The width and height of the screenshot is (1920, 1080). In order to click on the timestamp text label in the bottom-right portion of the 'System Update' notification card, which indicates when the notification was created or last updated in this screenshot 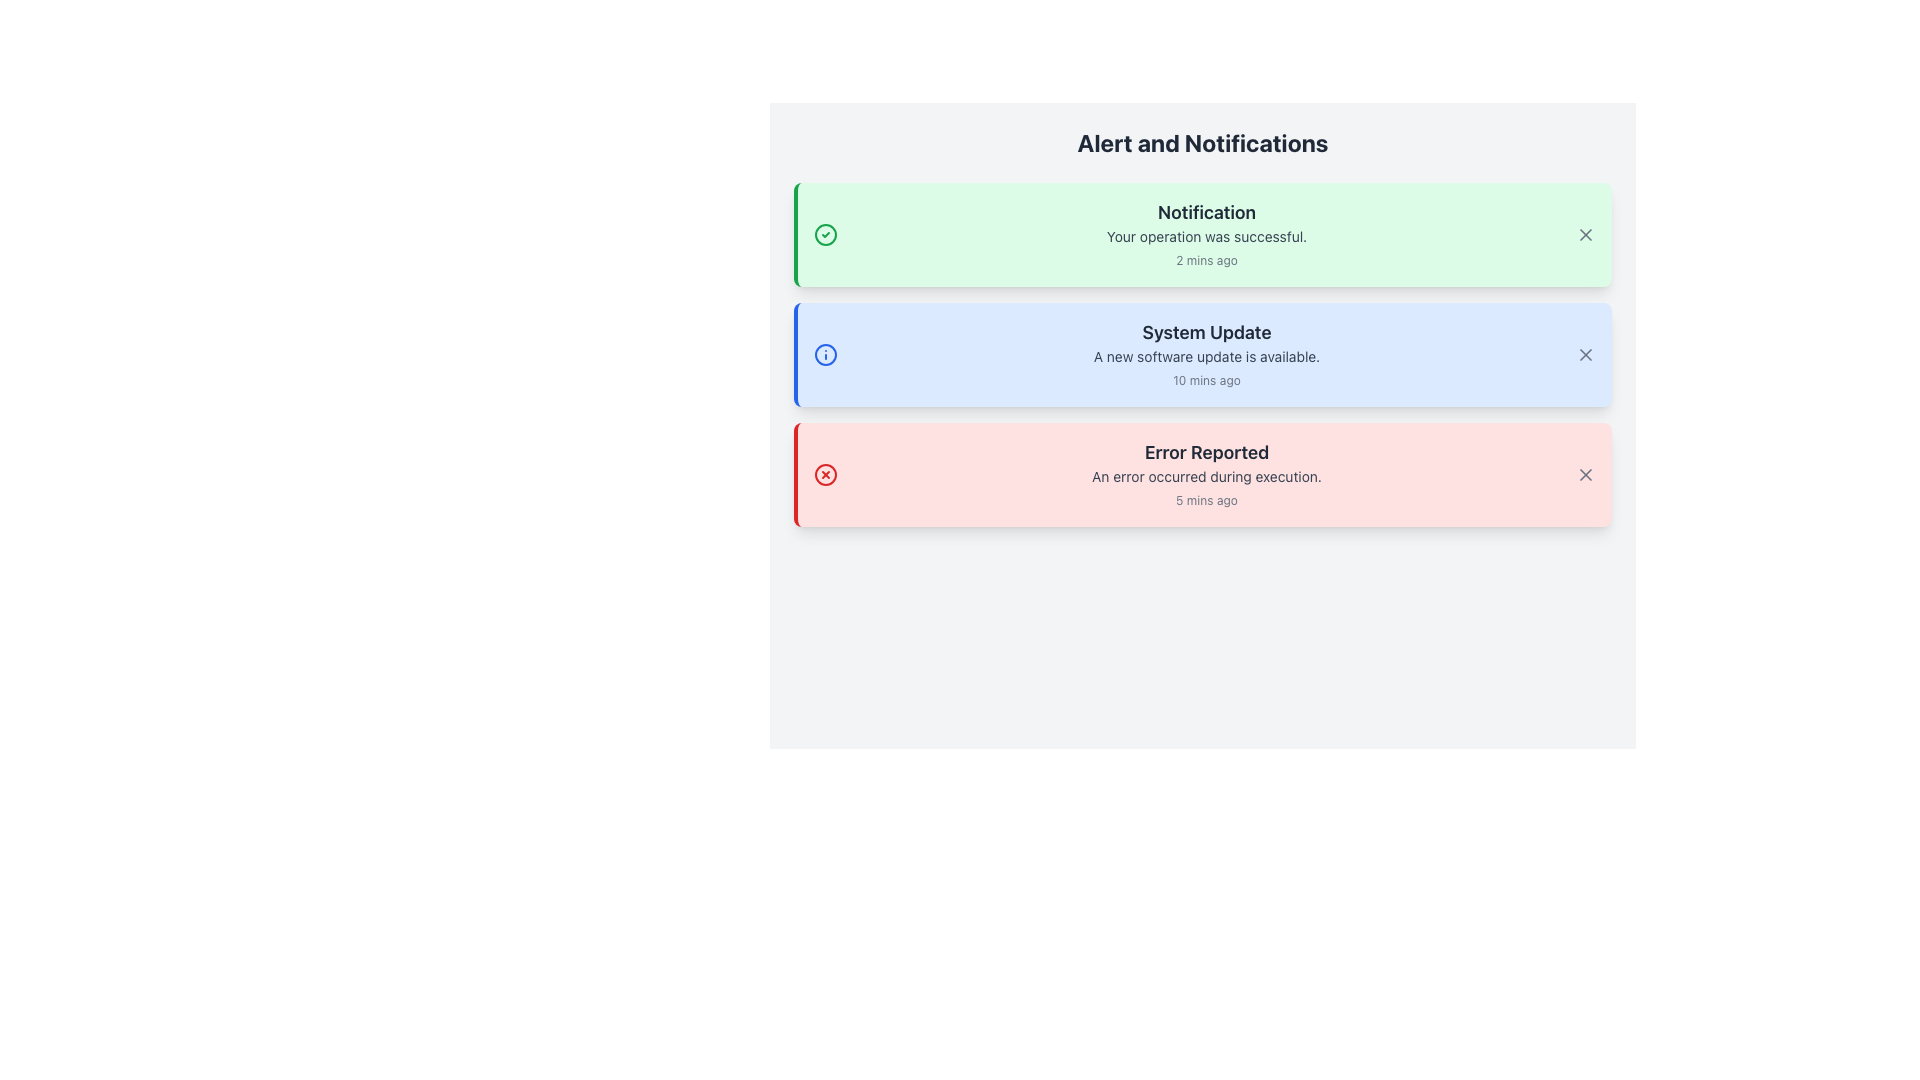, I will do `click(1205, 380)`.